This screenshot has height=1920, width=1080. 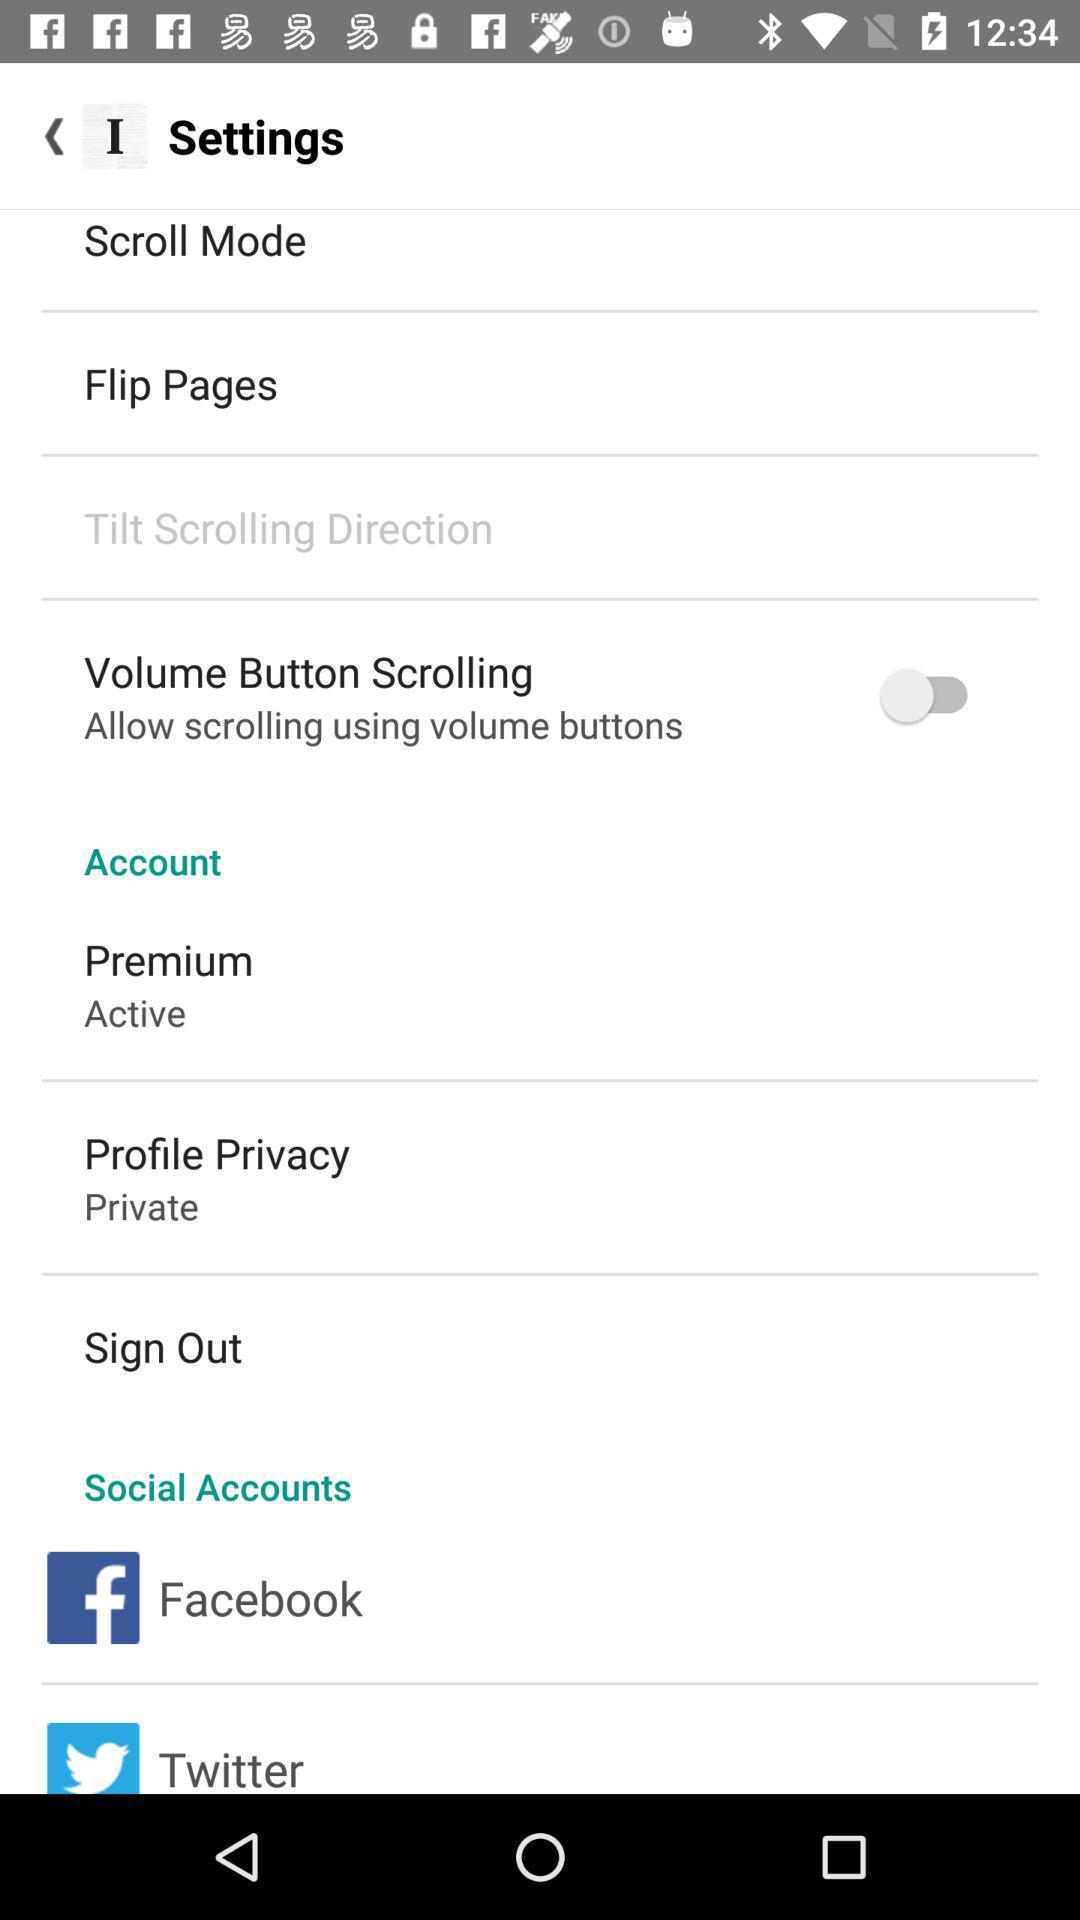 What do you see at coordinates (933, 695) in the screenshot?
I see `the item next to allow scrolling using icon` at bounding box center [933, 695].